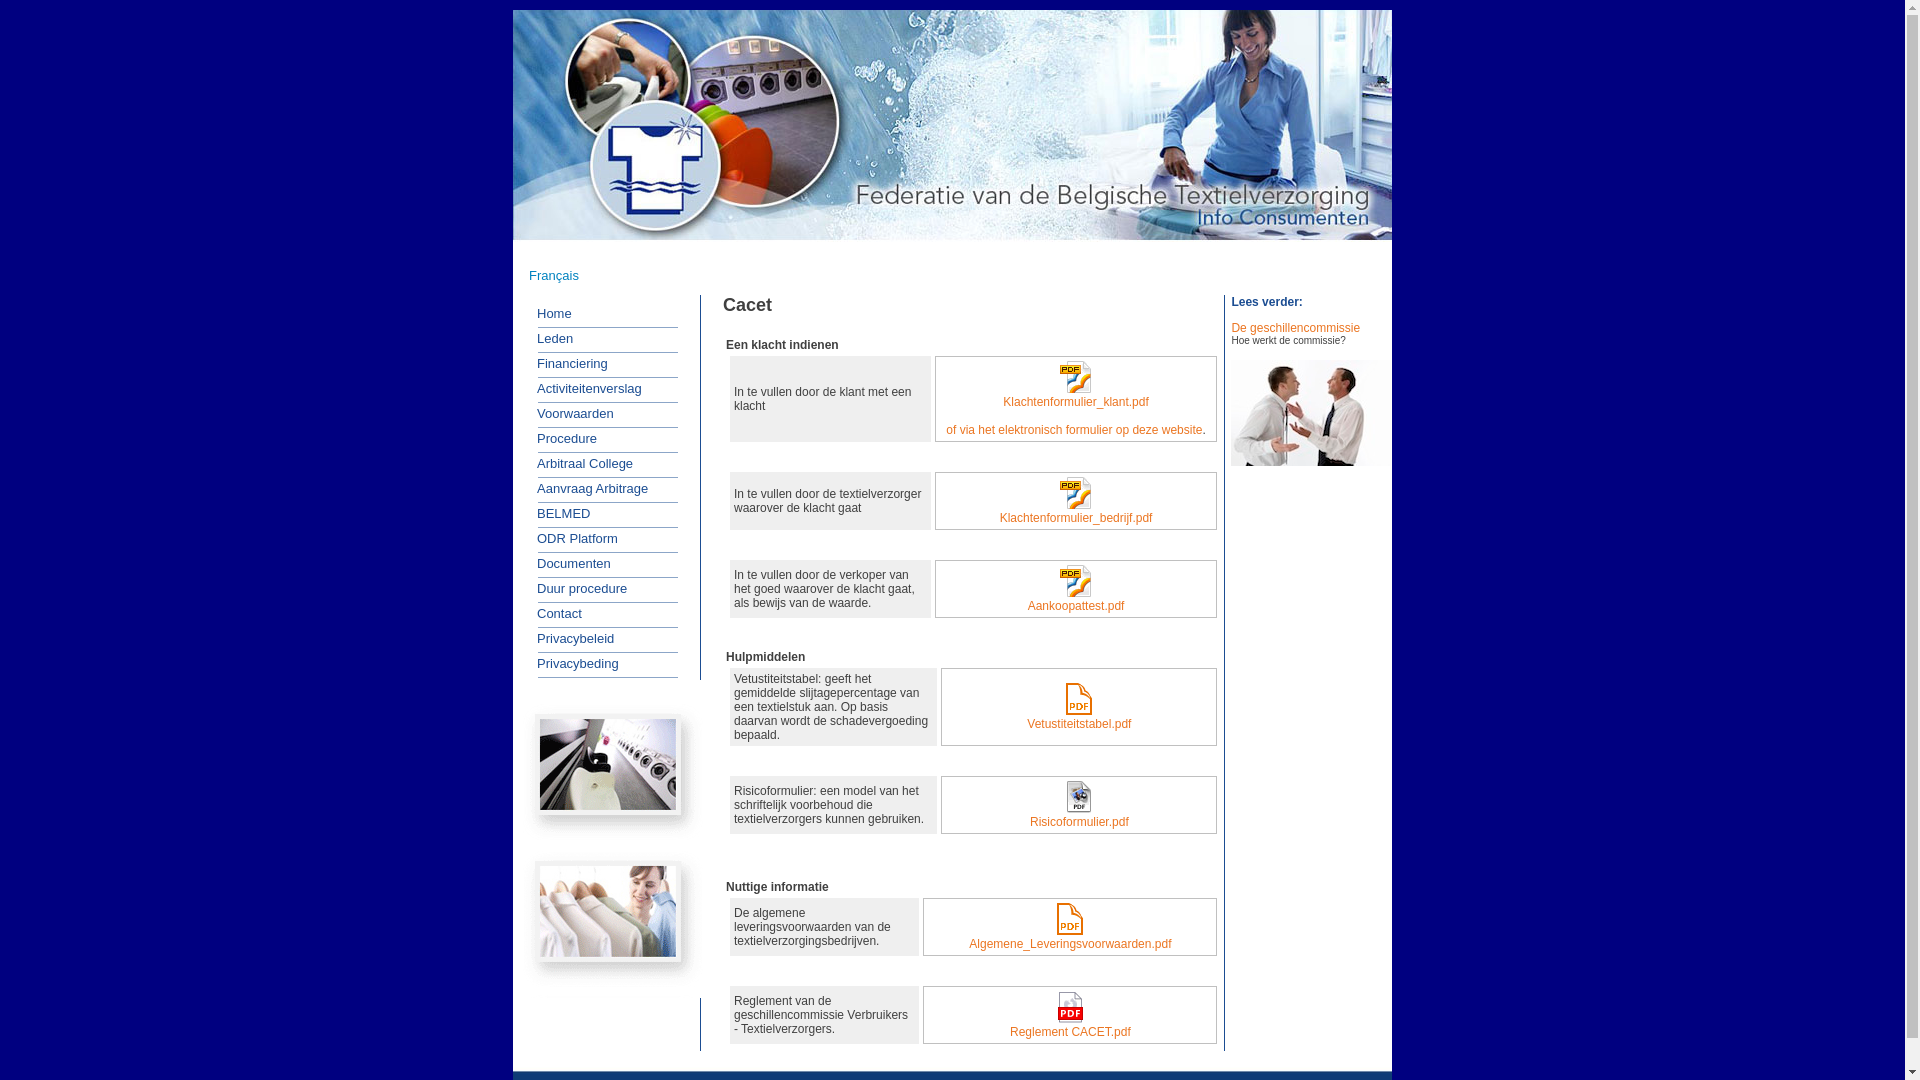  Describe the element at coordinates (1073, 428) in the screenshot. I see `'of via het elektronisch formulier op deze website'` at that location.